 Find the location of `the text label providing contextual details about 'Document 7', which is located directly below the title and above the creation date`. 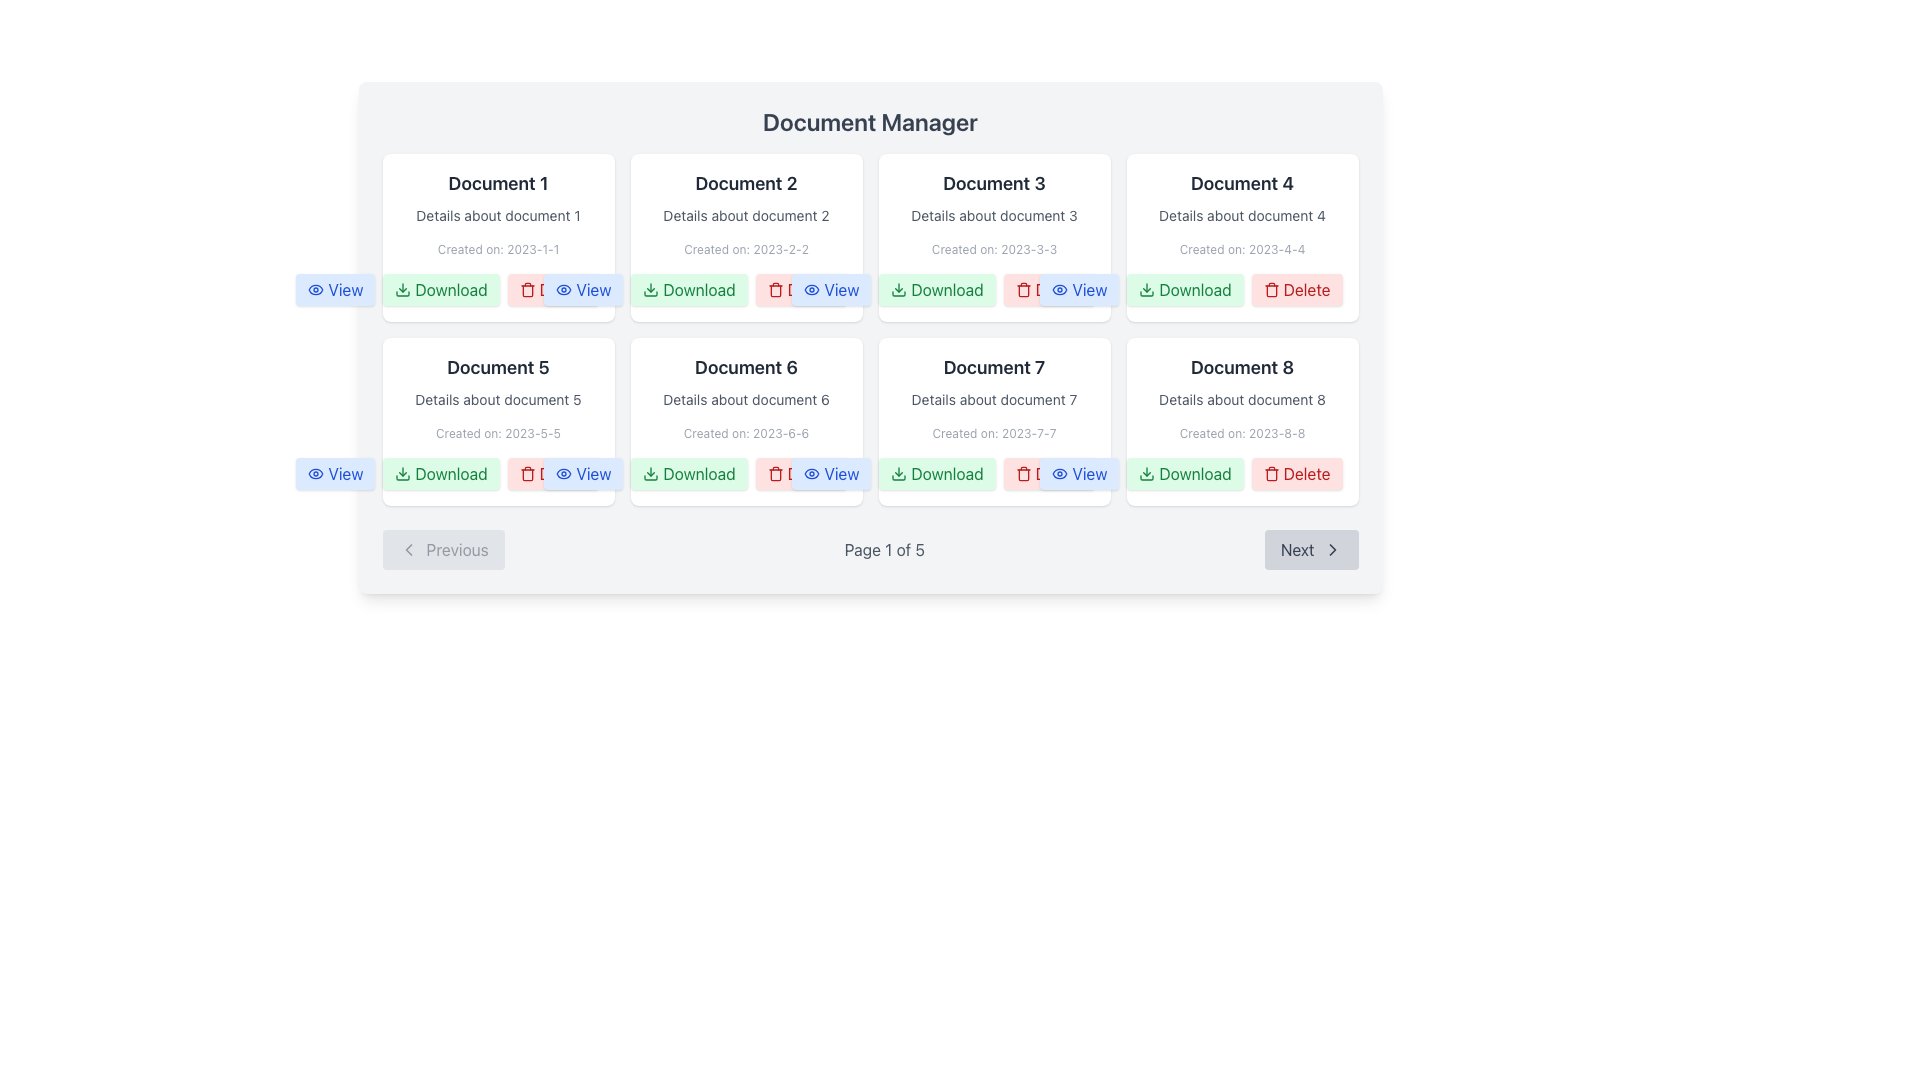

the text label providing contextual details about 'Document 7', which is located directly below the title and above the creation date is located at coordinates (994, 400).